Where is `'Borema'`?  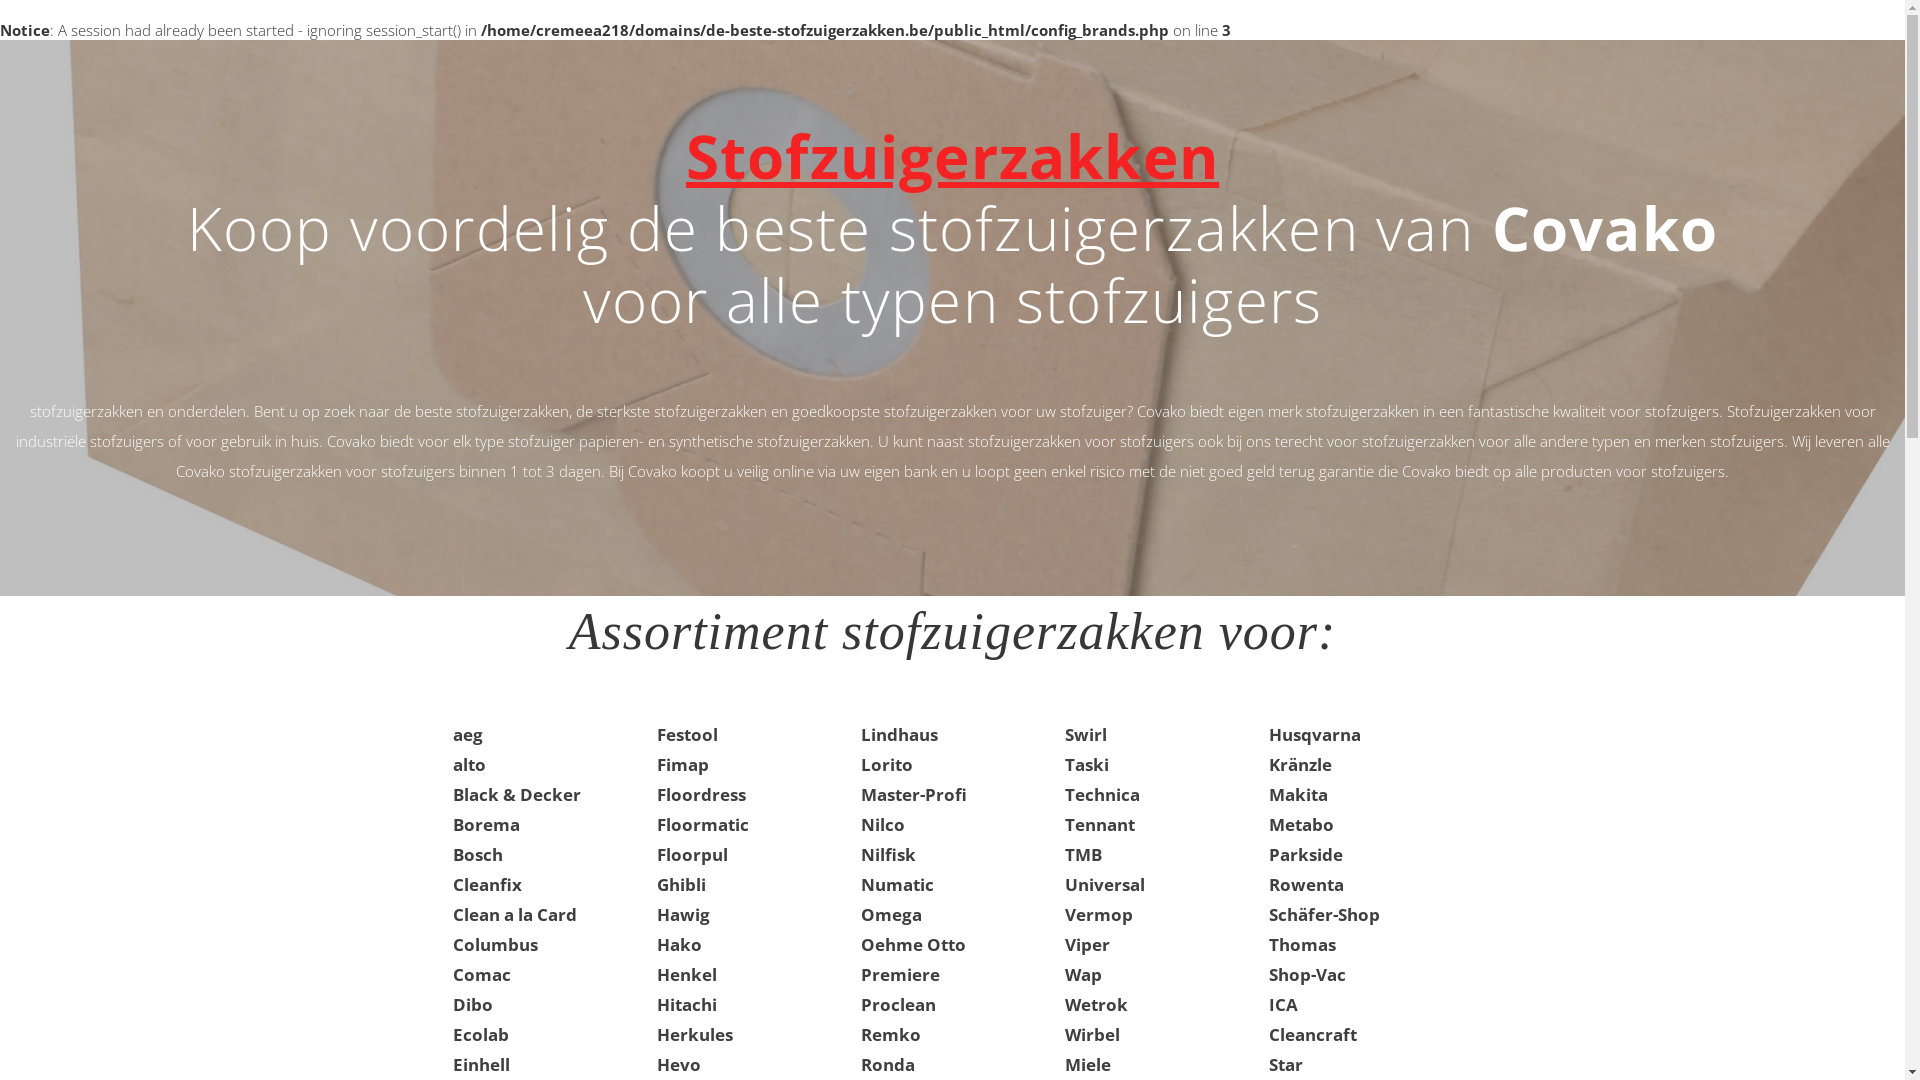 'Borema' is located at coordinates (485, 824).